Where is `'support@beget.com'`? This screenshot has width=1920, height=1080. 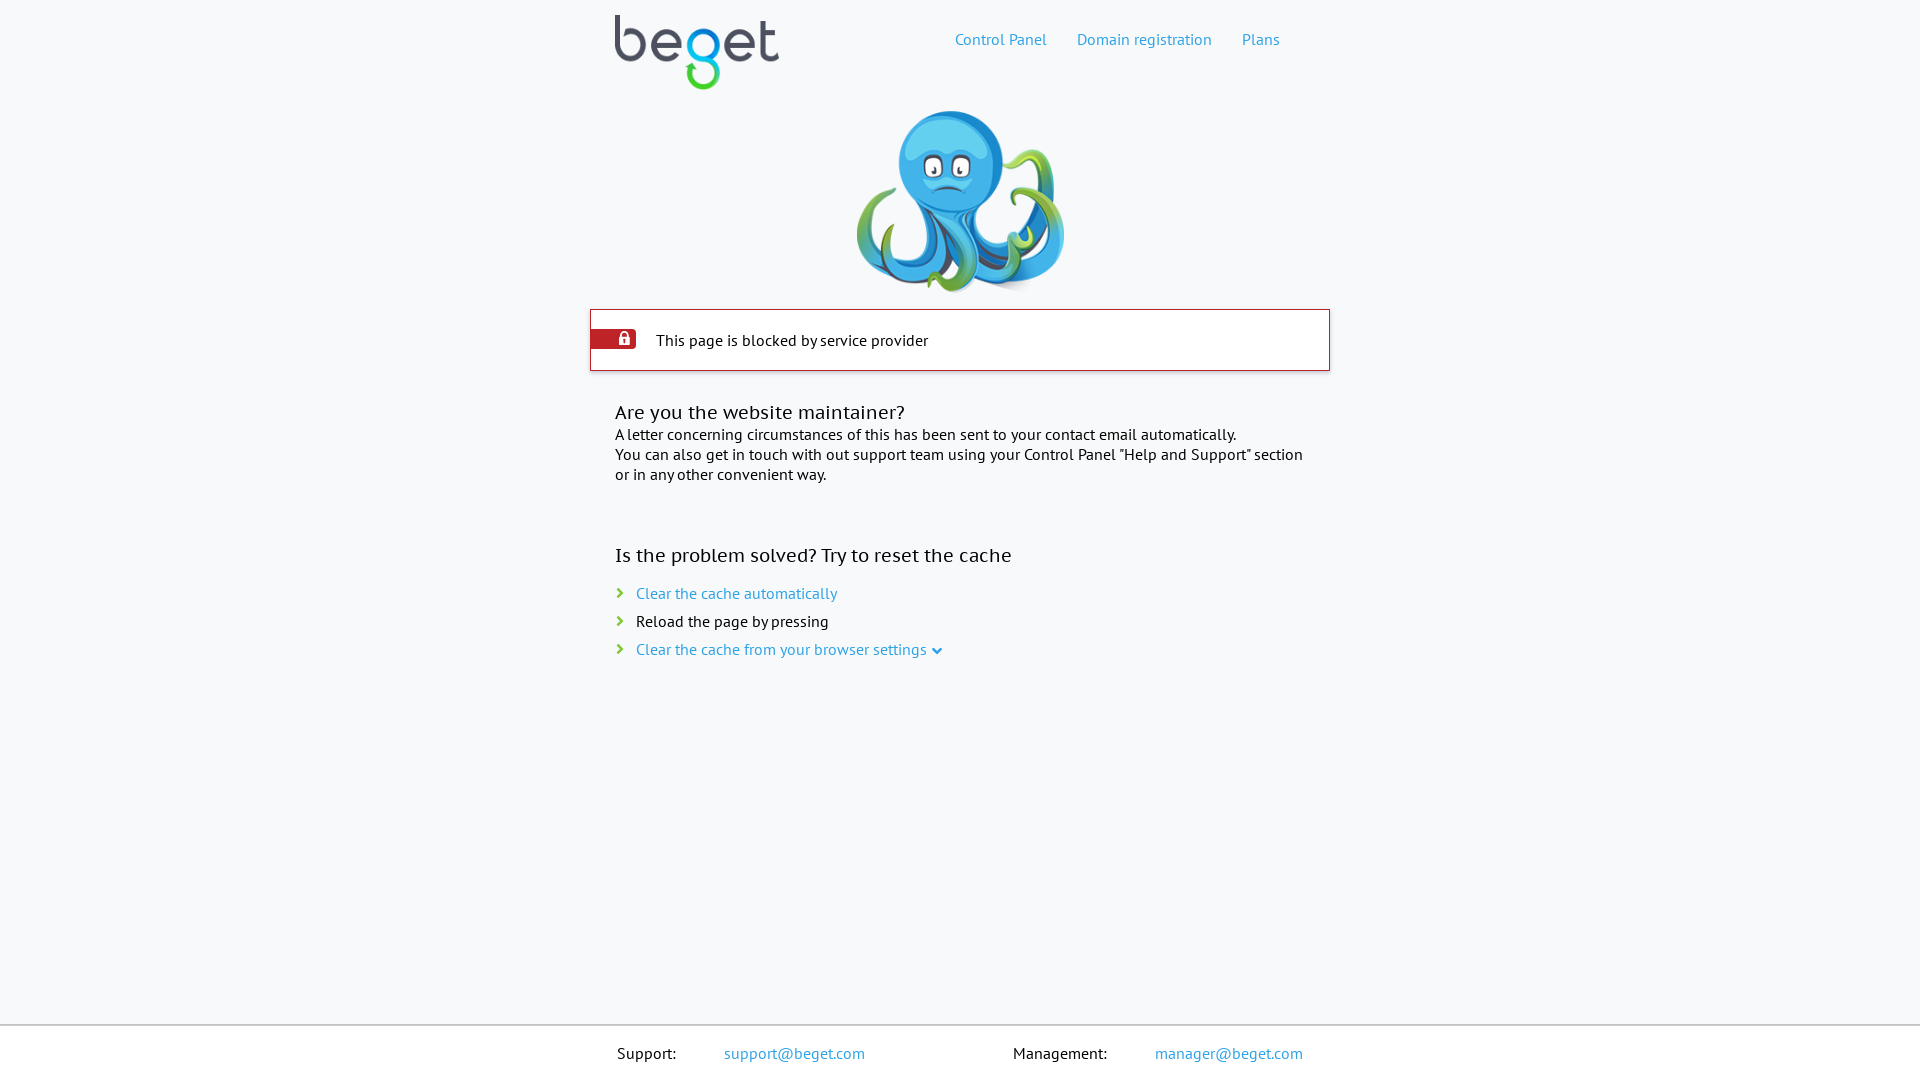 'support@beget.com' is located at coordinates (793, 1052).